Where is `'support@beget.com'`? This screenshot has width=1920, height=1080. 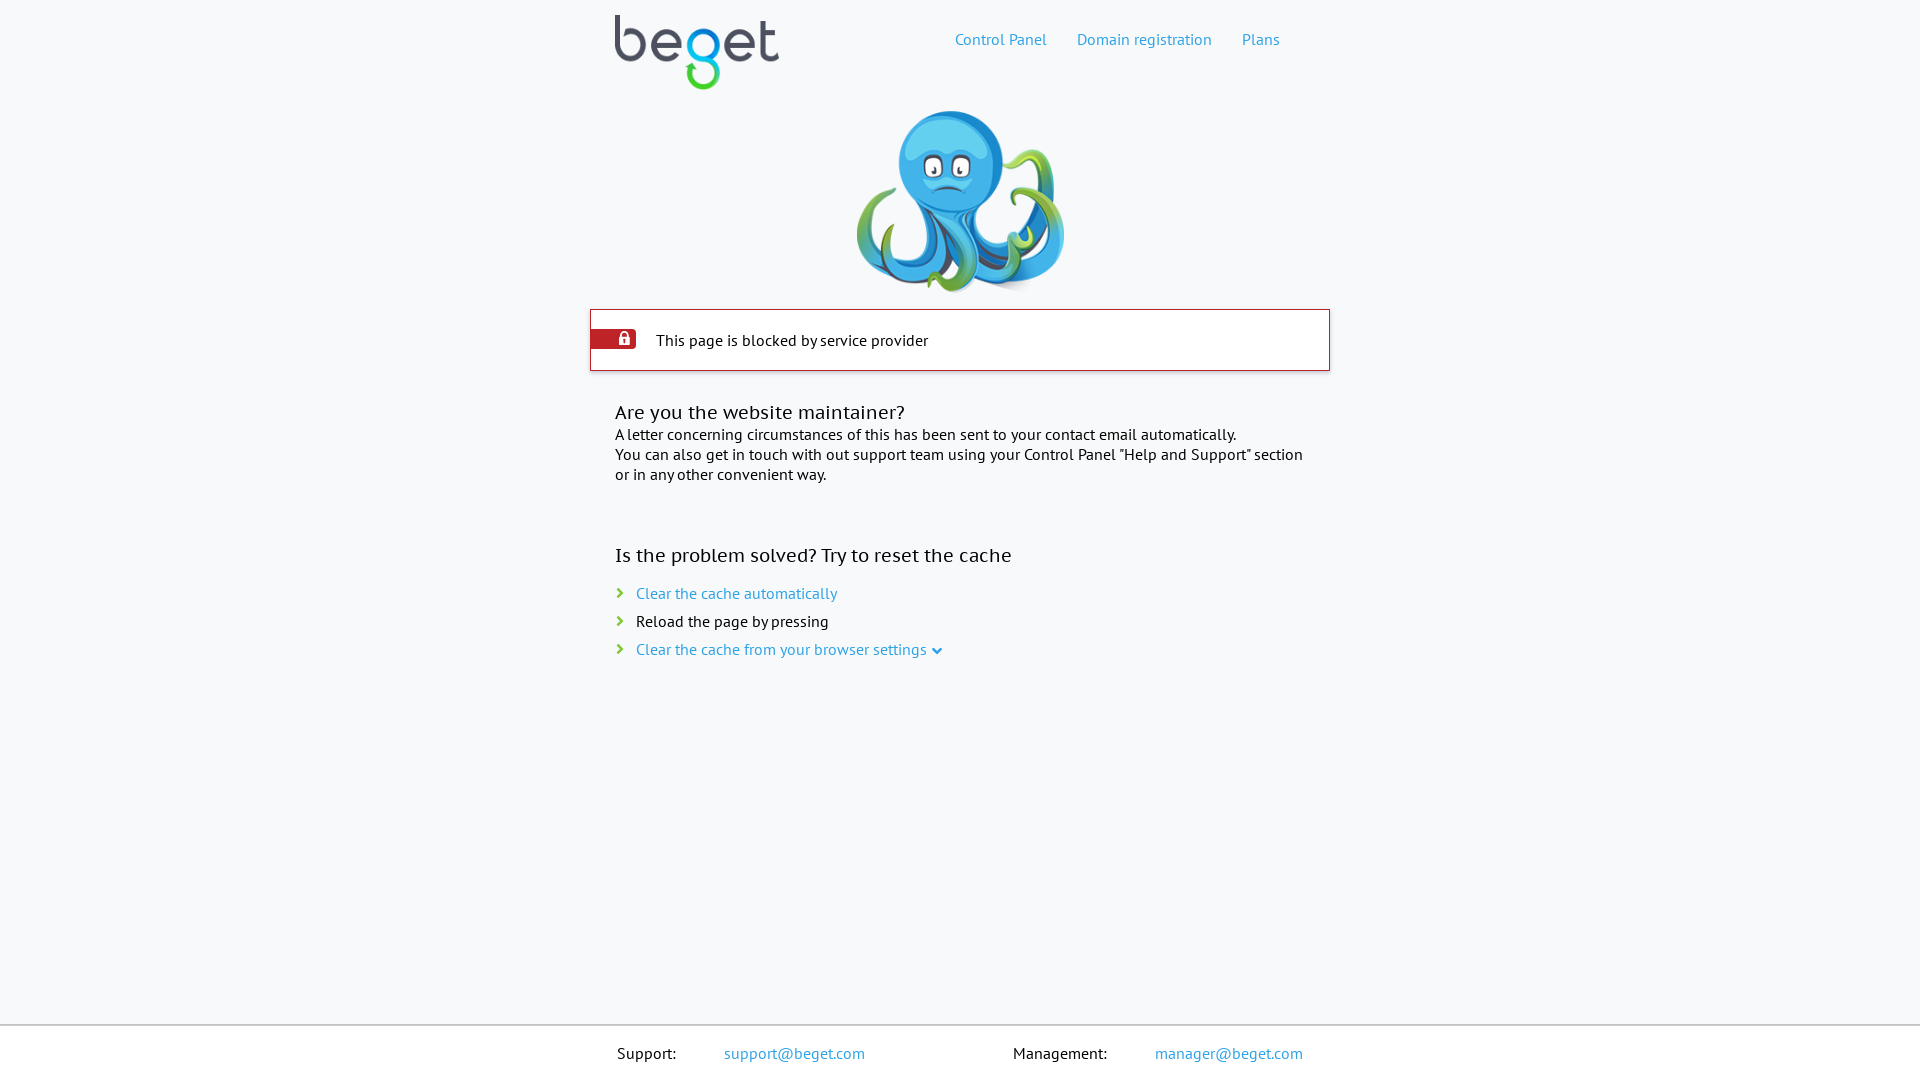 'support@beget.com' is located at coordinates (793, 1052).